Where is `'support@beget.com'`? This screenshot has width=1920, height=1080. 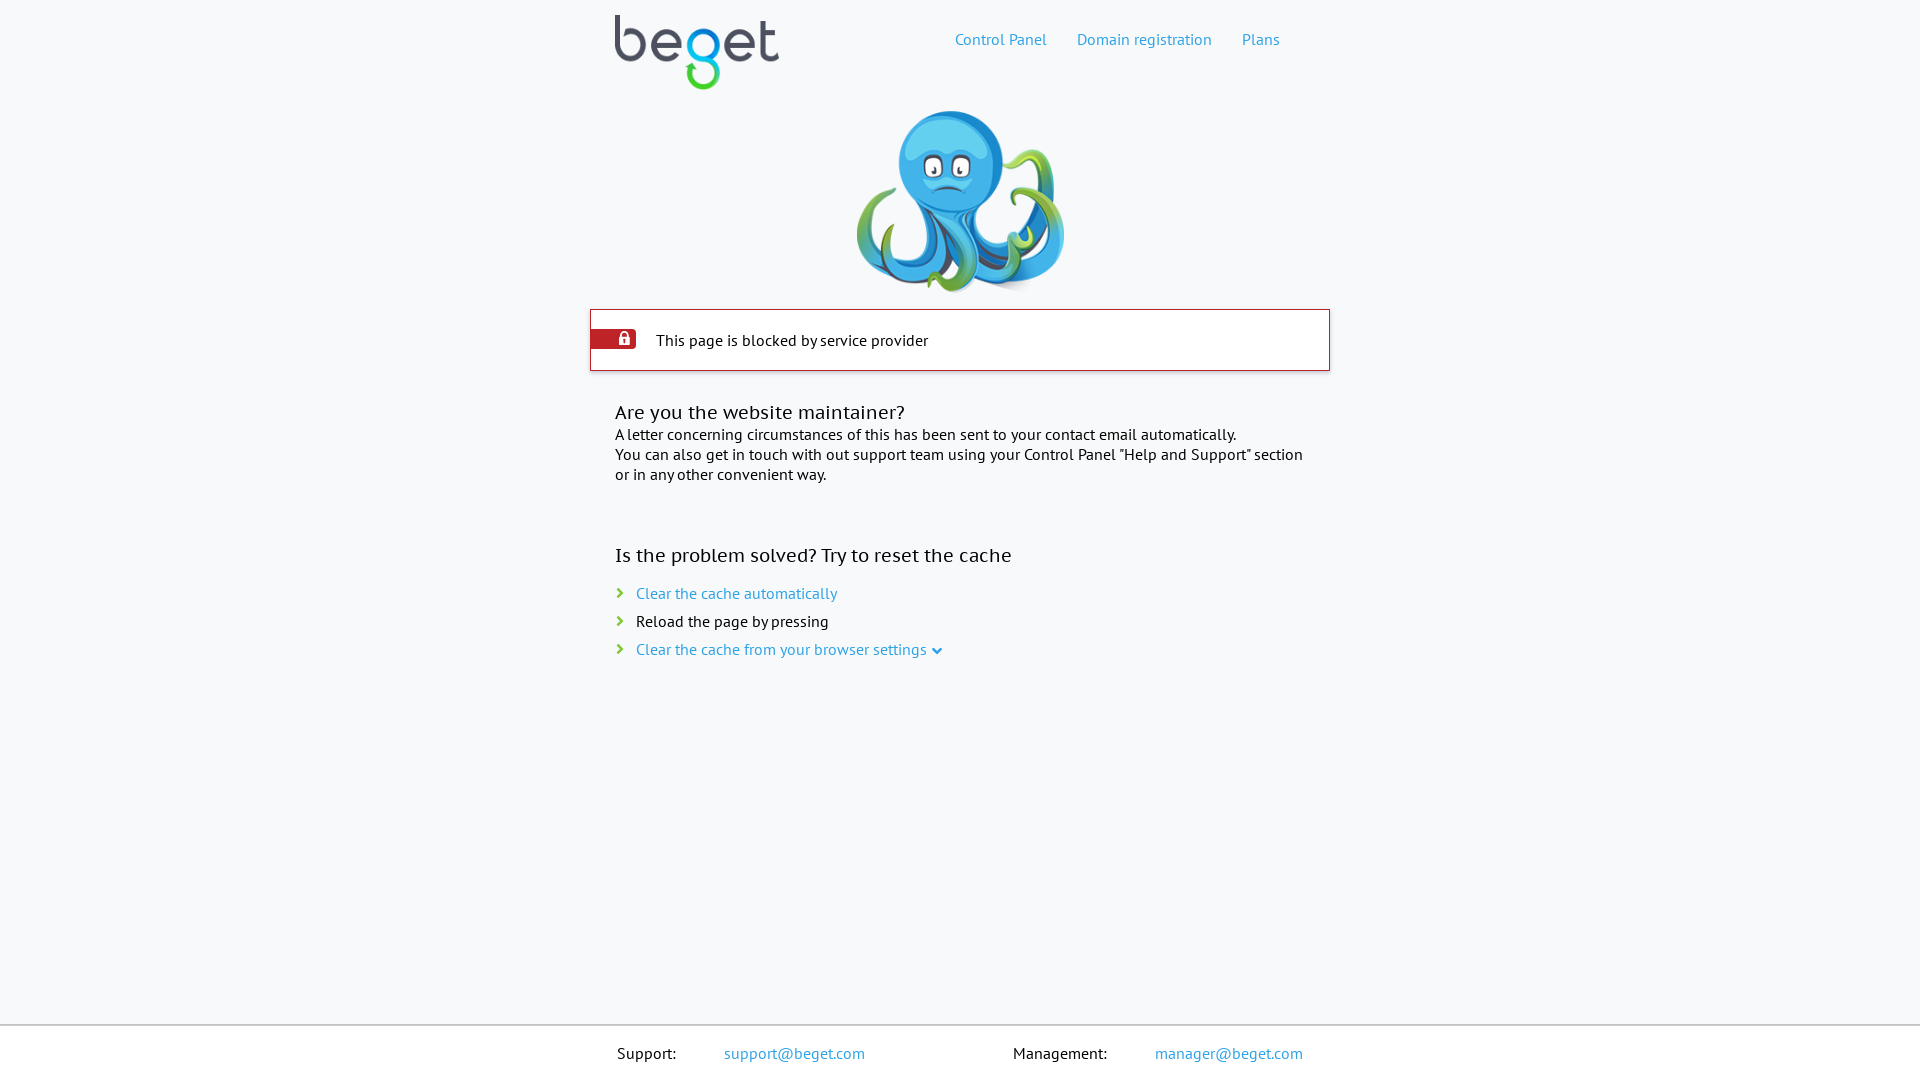 'support@beget.com' is located at coordinates (793, 1052).